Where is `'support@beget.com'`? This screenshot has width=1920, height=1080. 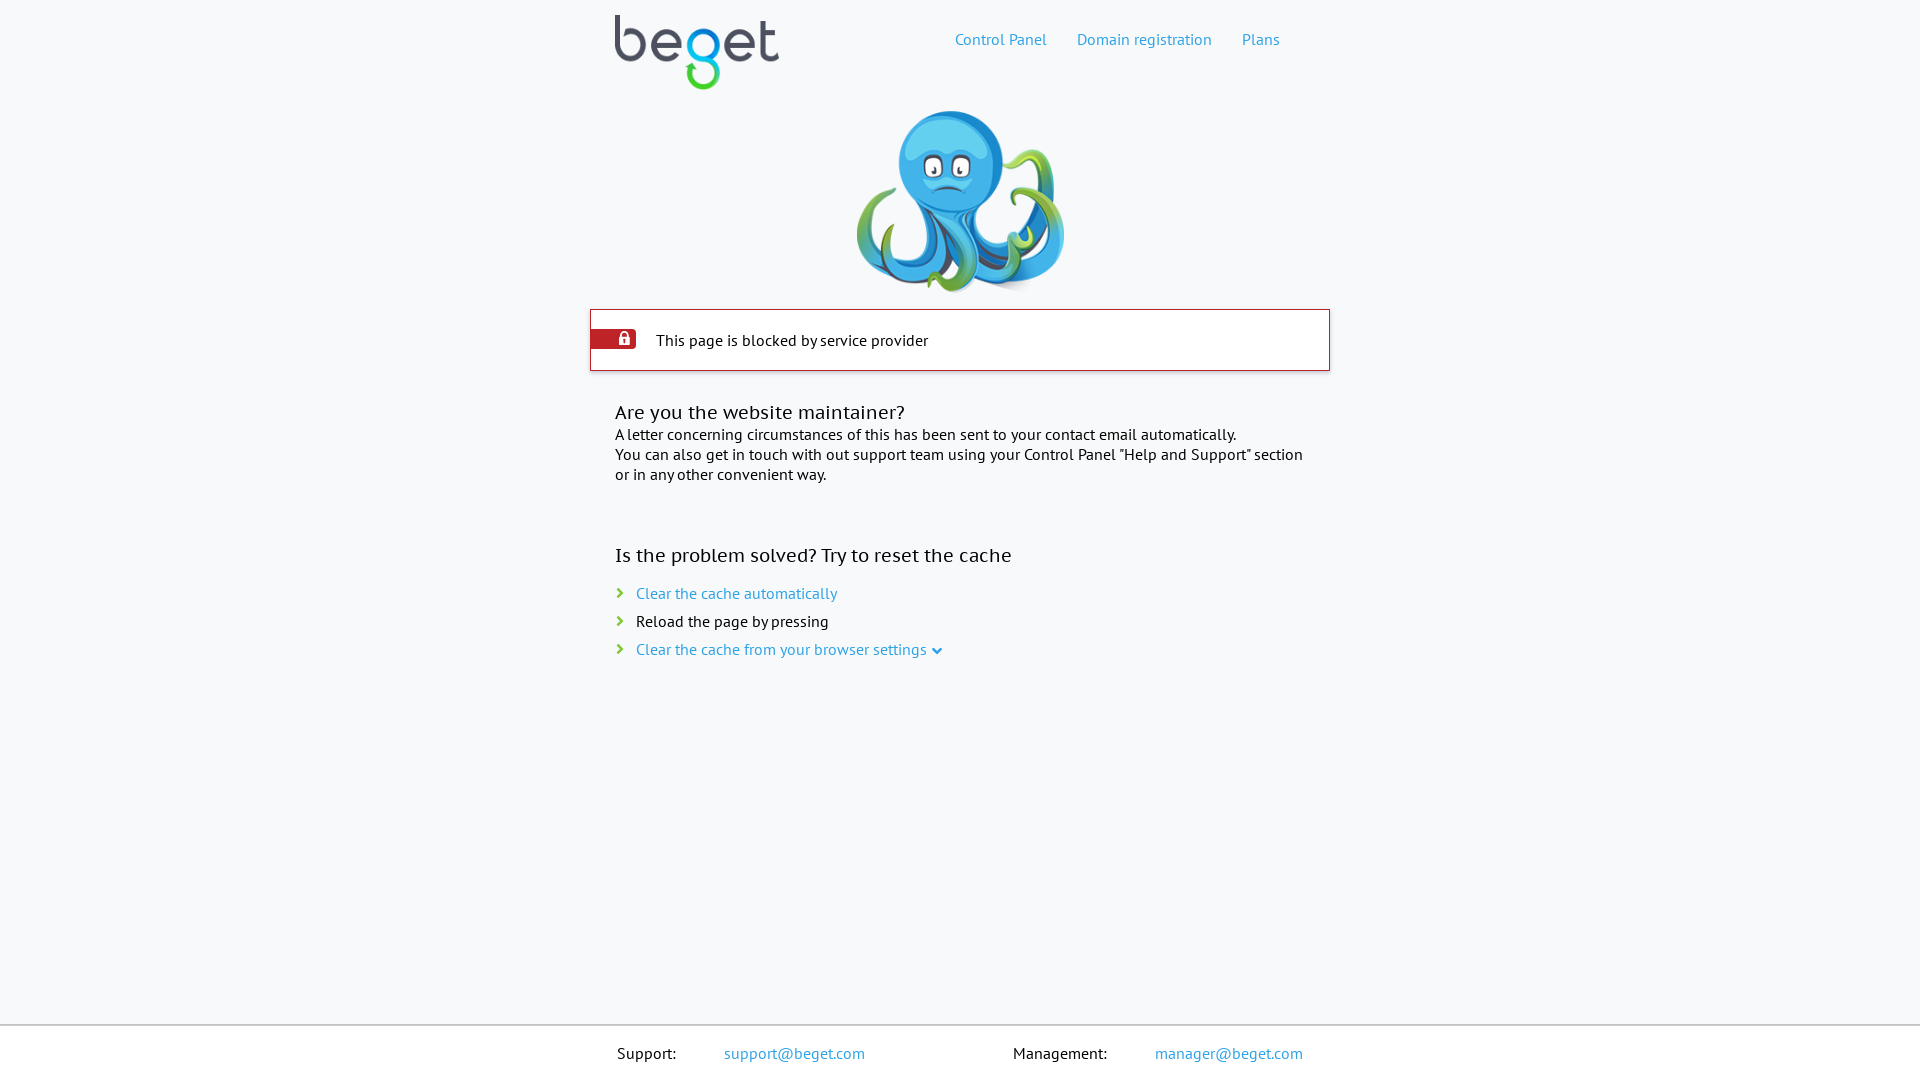 'support@beget.com' is located at coordinates (793, 1052).